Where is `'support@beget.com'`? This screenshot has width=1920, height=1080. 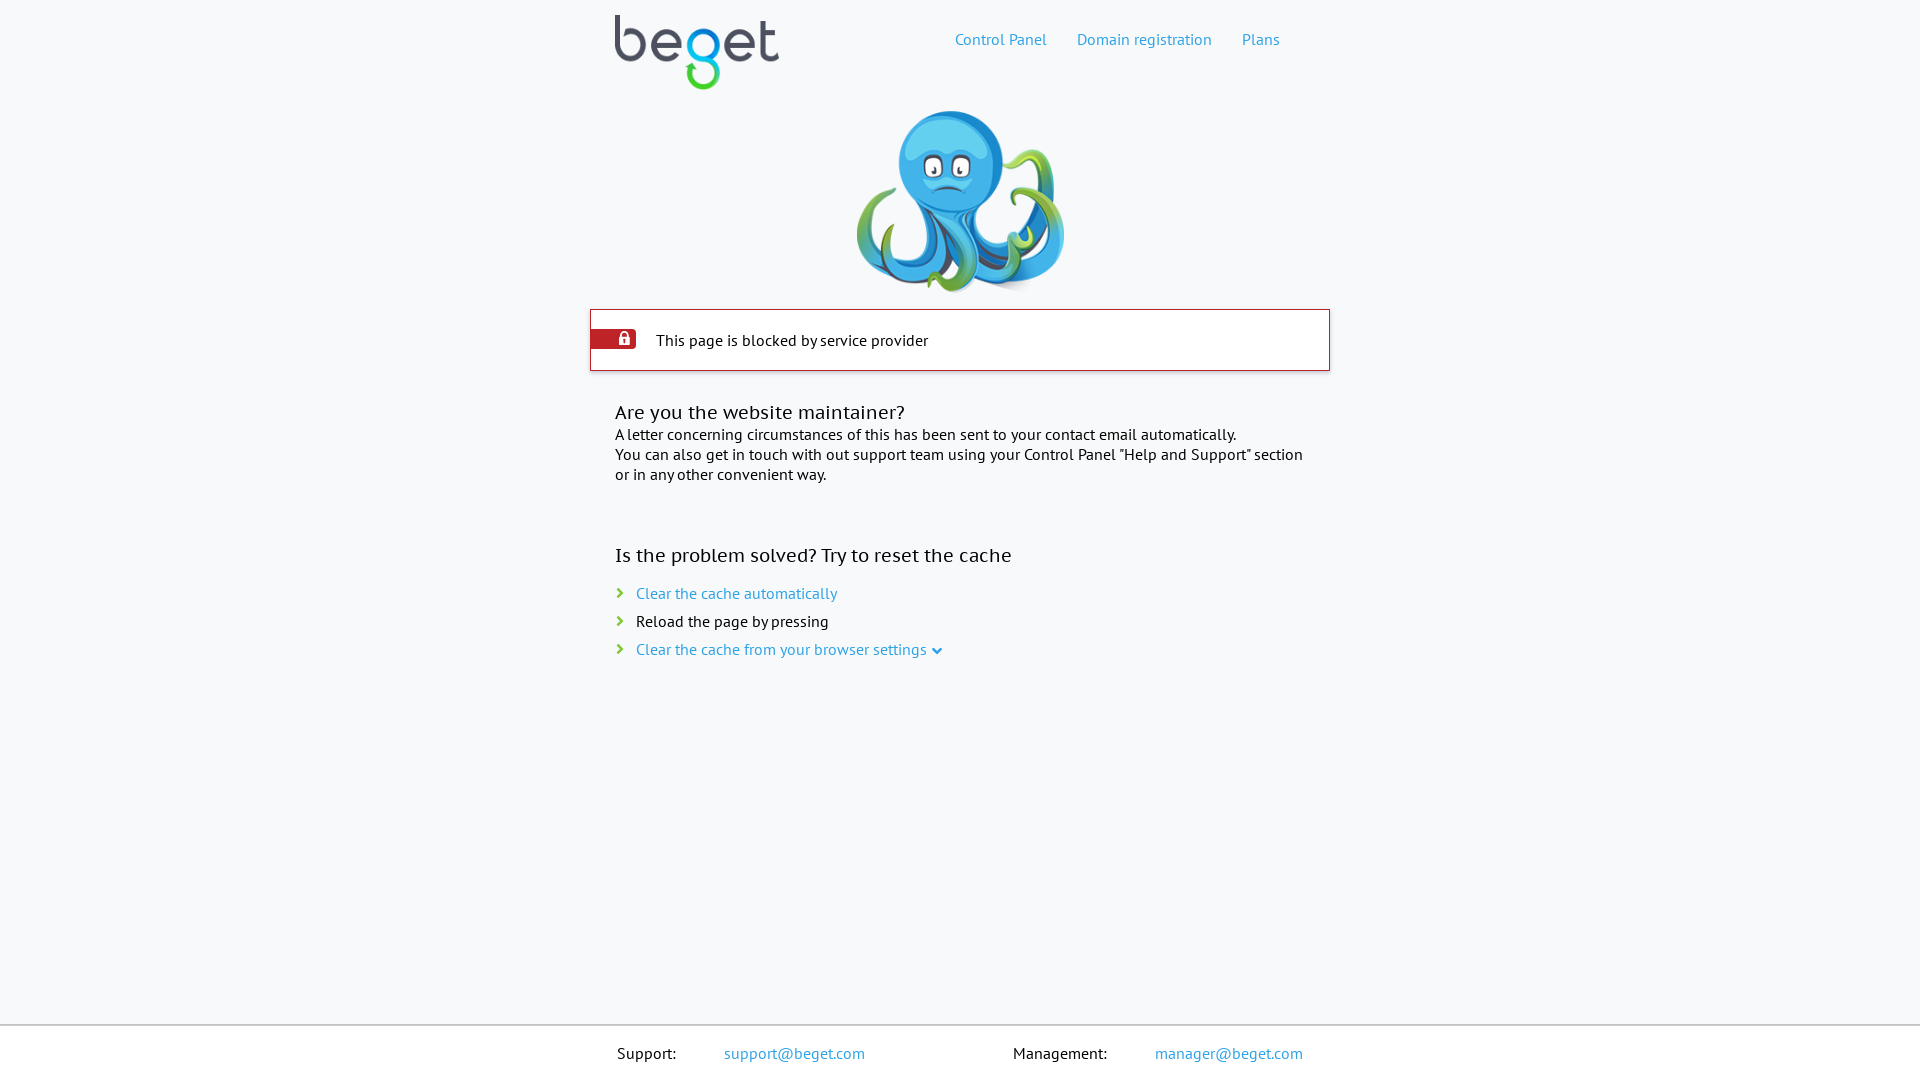 'support@beget.com' is located at coordinates (793, 1052).